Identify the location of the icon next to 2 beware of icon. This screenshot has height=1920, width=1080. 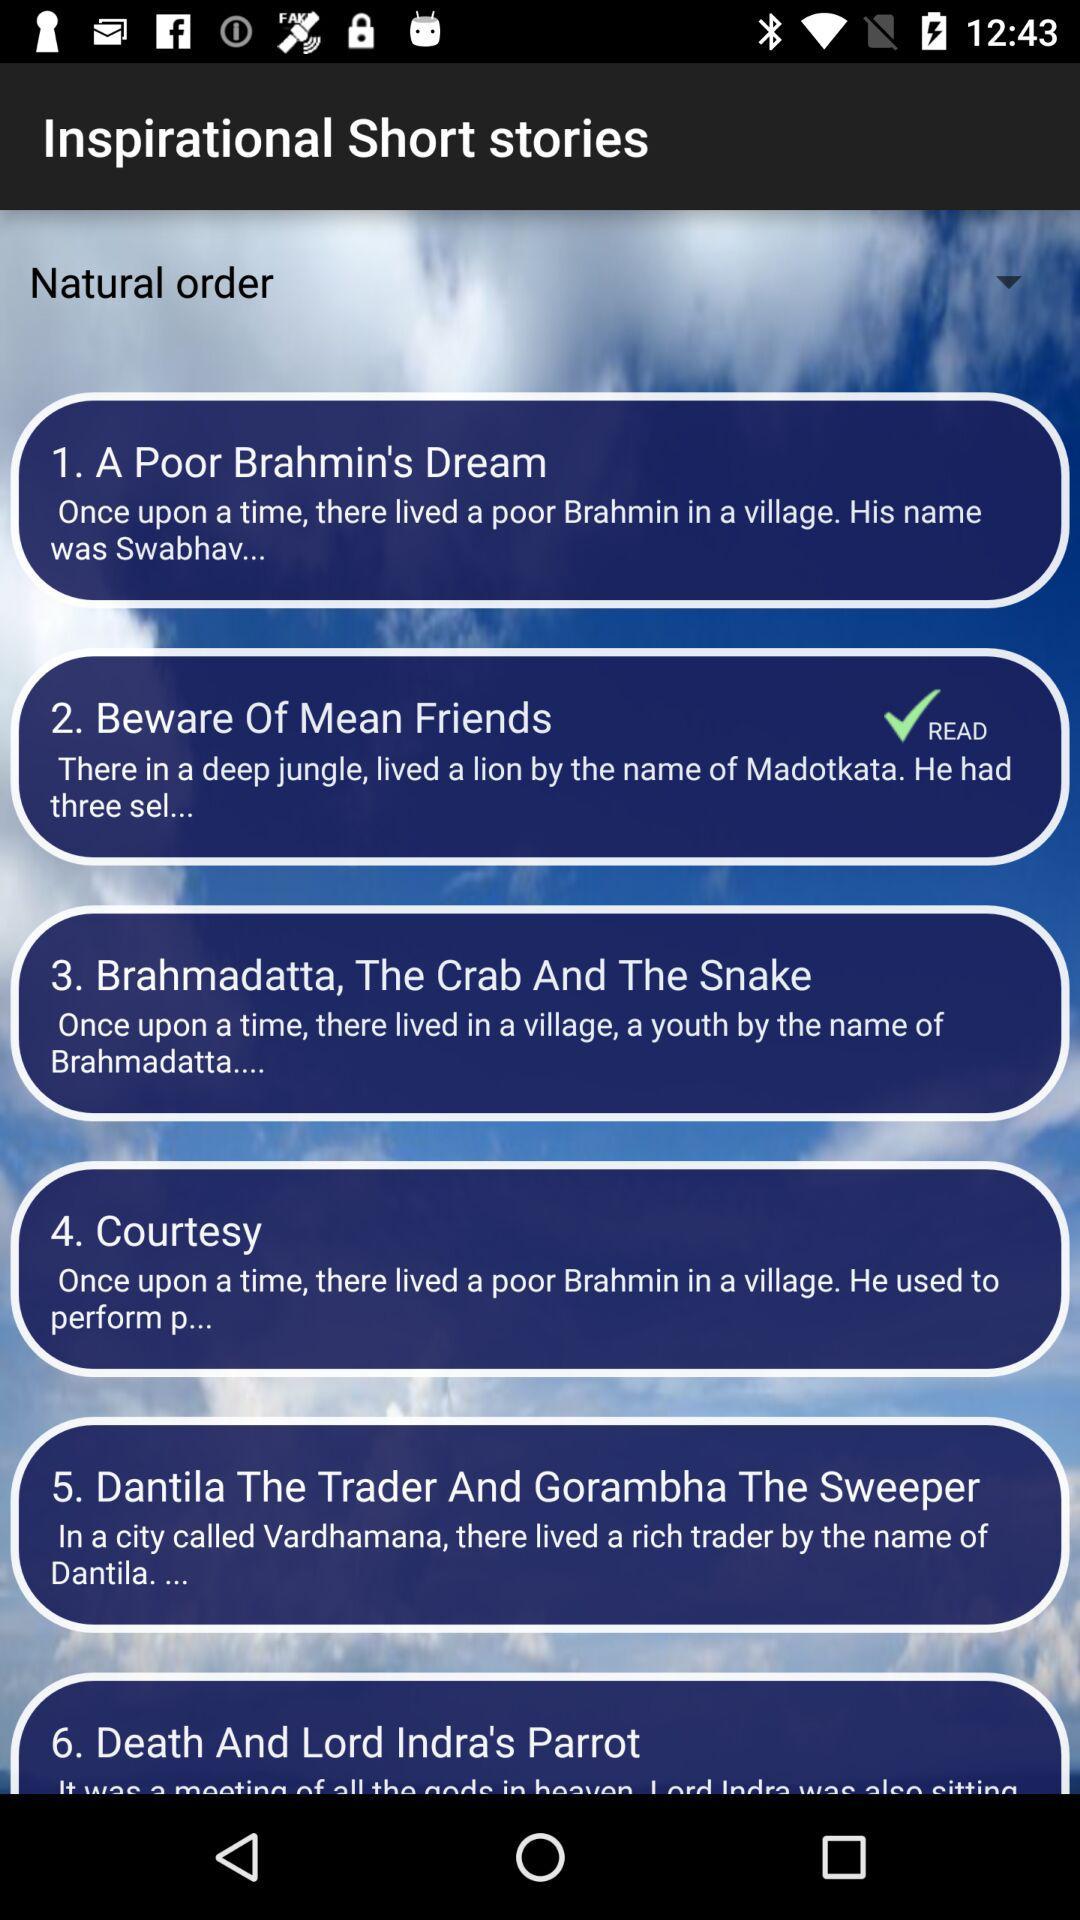
(956, 729).